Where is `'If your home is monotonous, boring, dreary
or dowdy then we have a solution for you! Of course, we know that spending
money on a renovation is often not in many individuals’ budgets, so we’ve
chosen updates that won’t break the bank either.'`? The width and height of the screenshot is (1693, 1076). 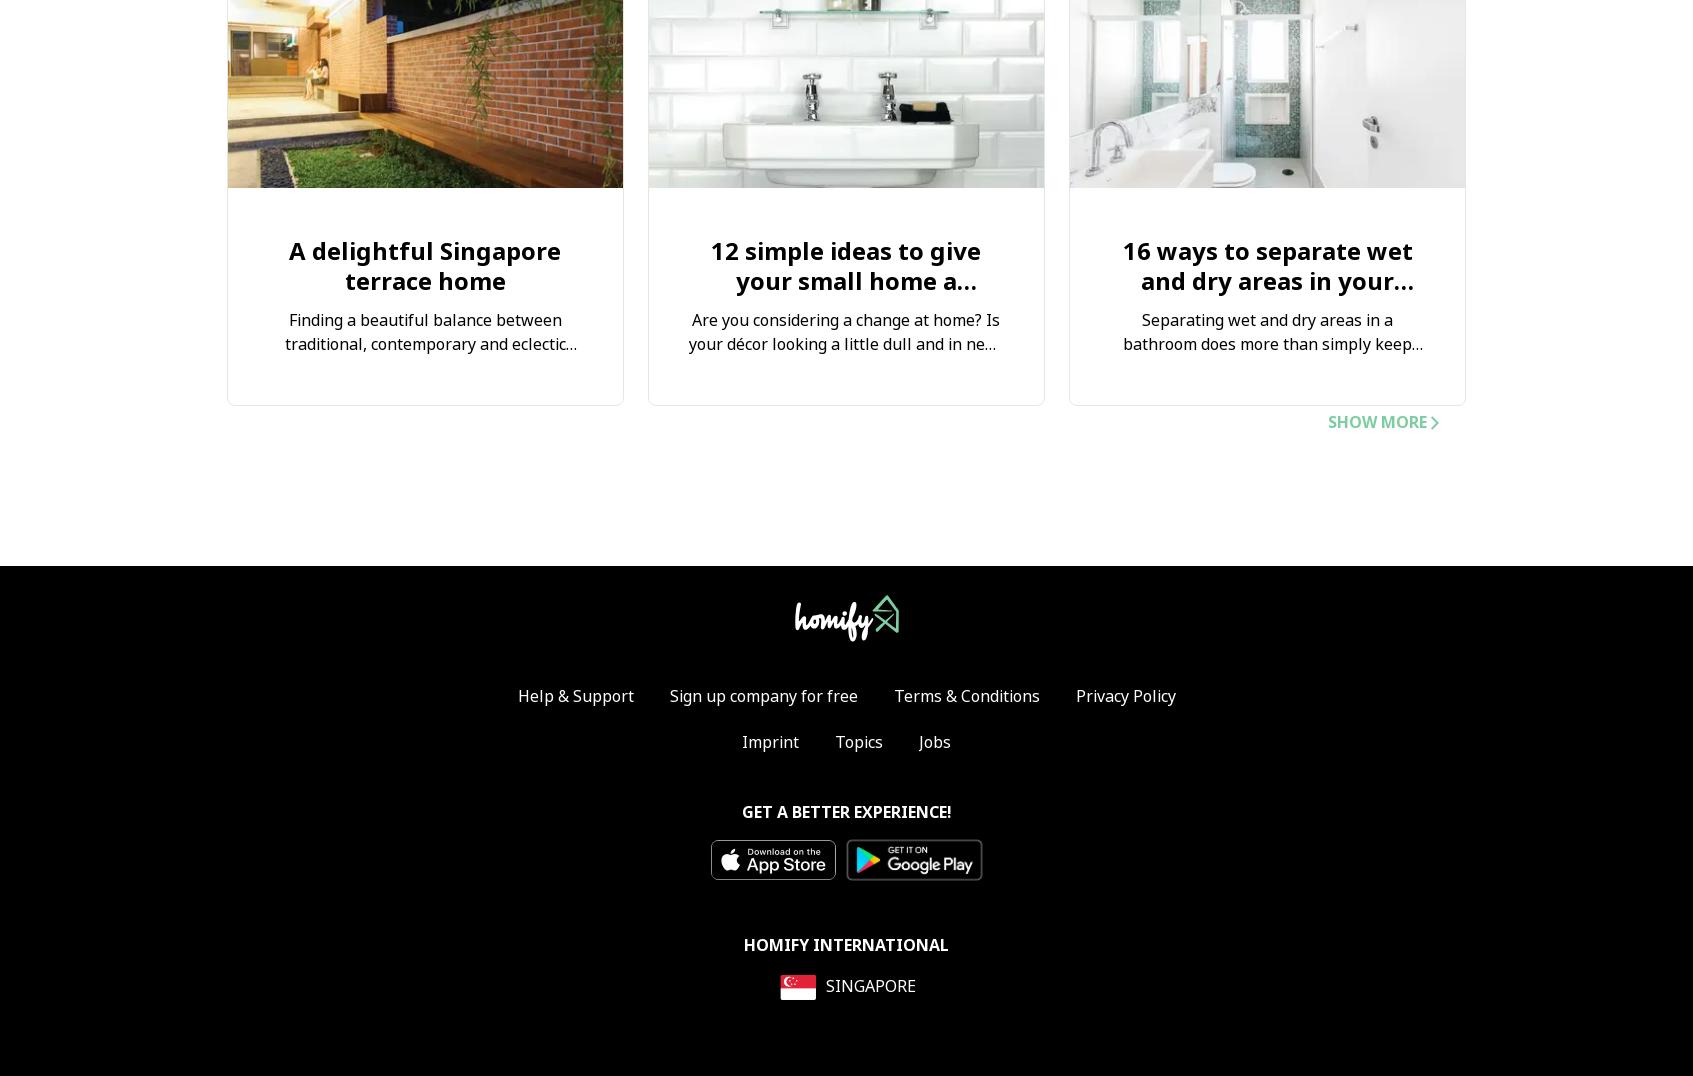
'If your home is monotonous, boring, dreary
or dowdy then we have a solution for you! Of course, we know that spending
money on a renovation is often not in many individuals’ budgets, so we’ve
chosen updates that won’t break the bank either.' is located at coordinates (844, 439).